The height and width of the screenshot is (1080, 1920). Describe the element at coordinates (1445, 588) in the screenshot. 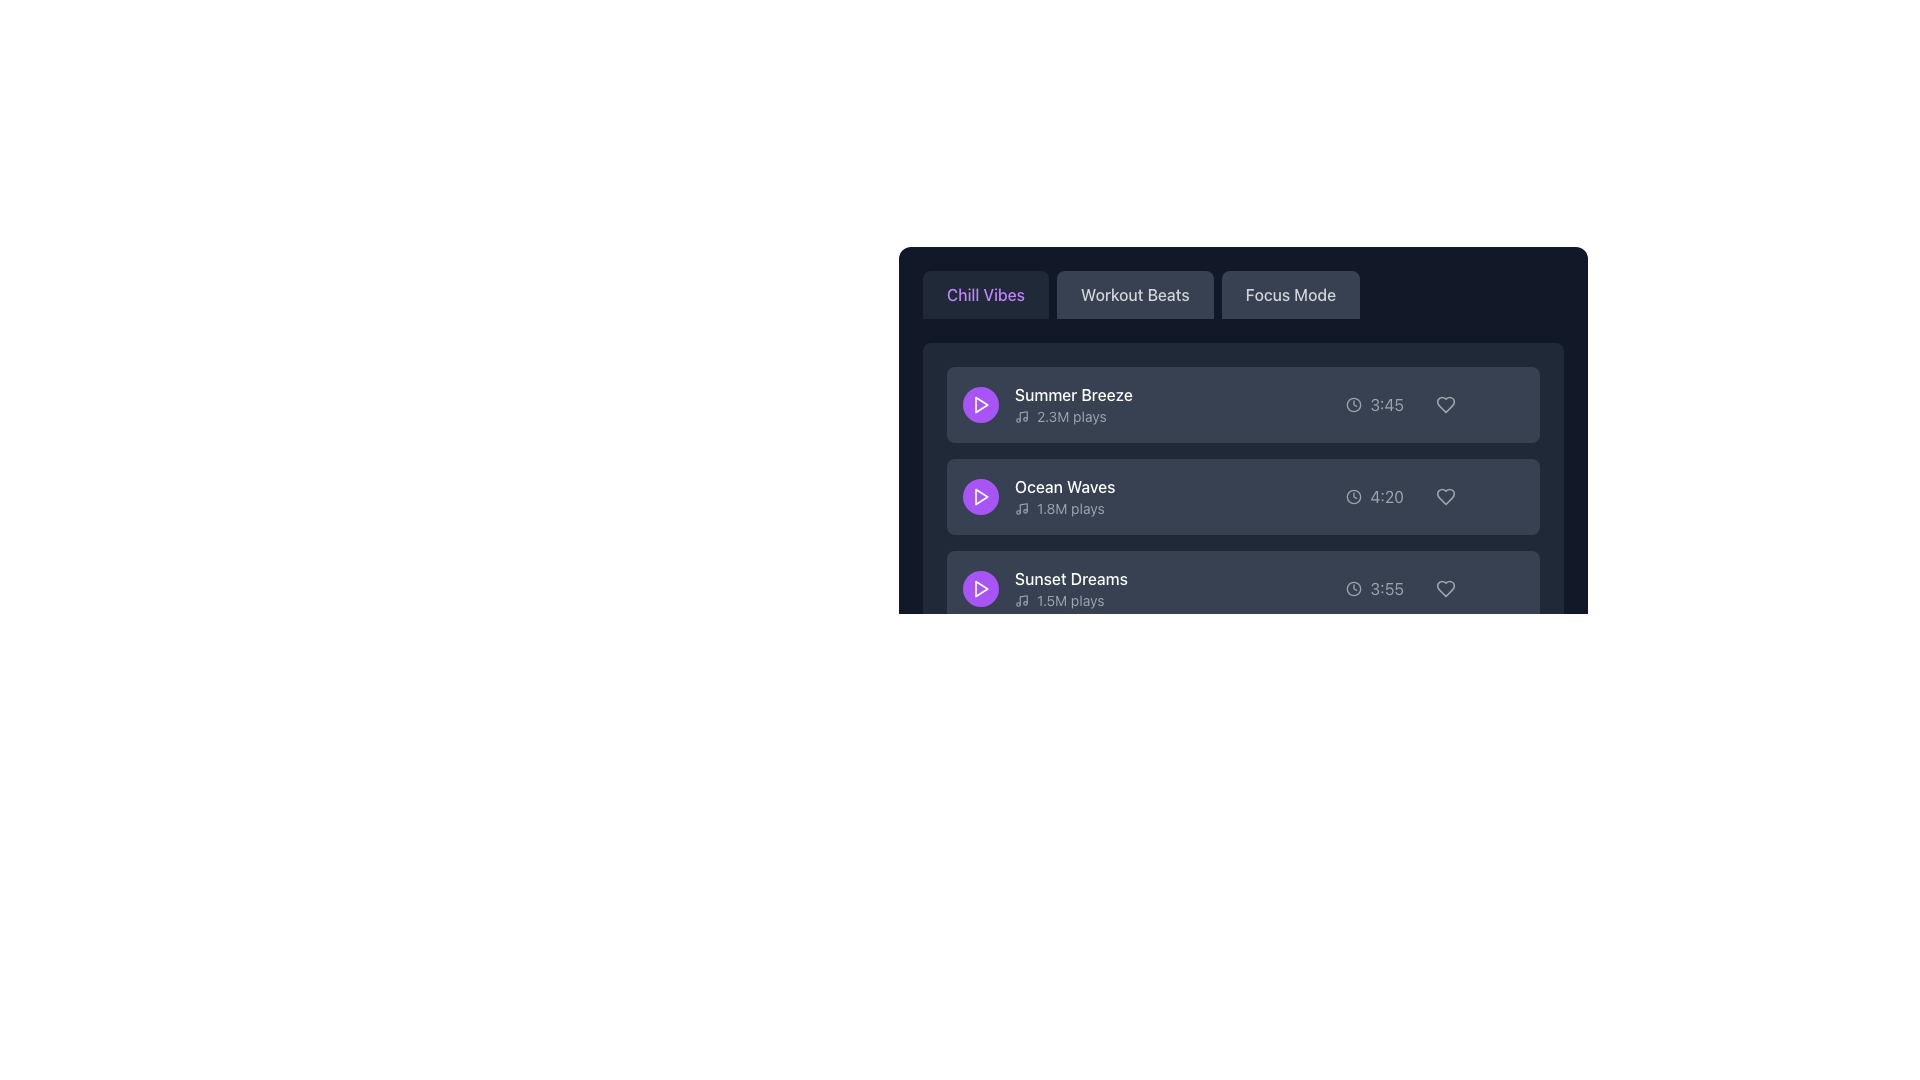

I see `the third heart icon at the end of the row for the music track 'Sunset Dreams' to favorite the item` at that location.